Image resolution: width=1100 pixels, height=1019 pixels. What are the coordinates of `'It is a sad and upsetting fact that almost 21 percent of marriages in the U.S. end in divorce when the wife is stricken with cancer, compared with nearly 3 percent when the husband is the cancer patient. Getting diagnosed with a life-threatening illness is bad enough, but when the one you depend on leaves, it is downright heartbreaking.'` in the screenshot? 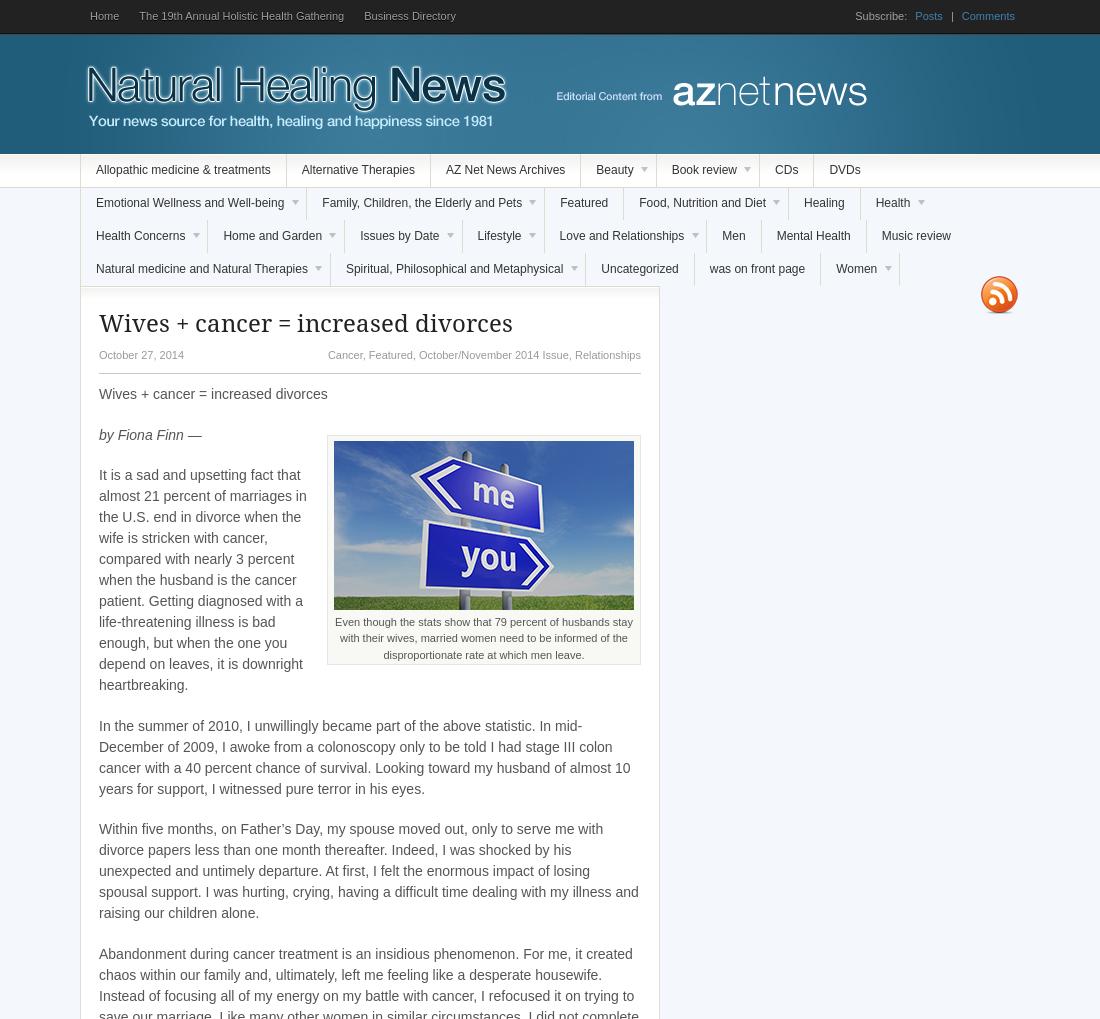 It's located at (99, 579).